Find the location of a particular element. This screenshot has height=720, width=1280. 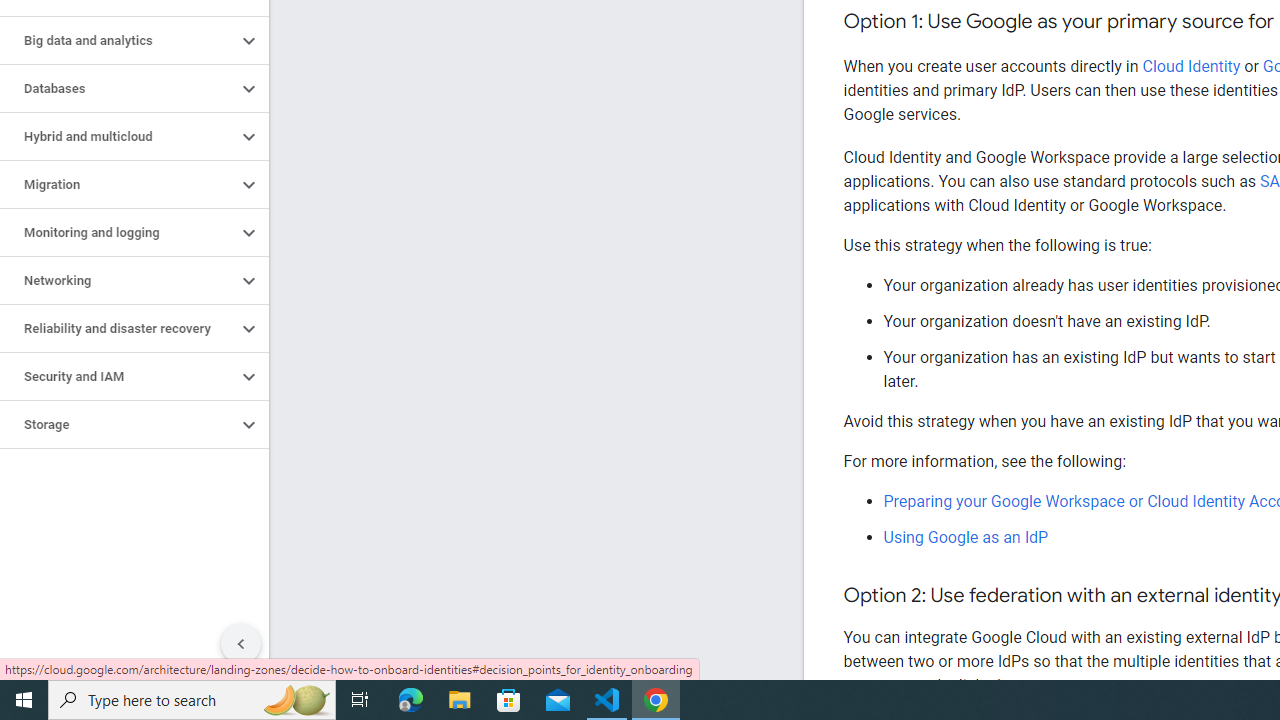

'Hide side navigation' is located at coordinates (240, 644).